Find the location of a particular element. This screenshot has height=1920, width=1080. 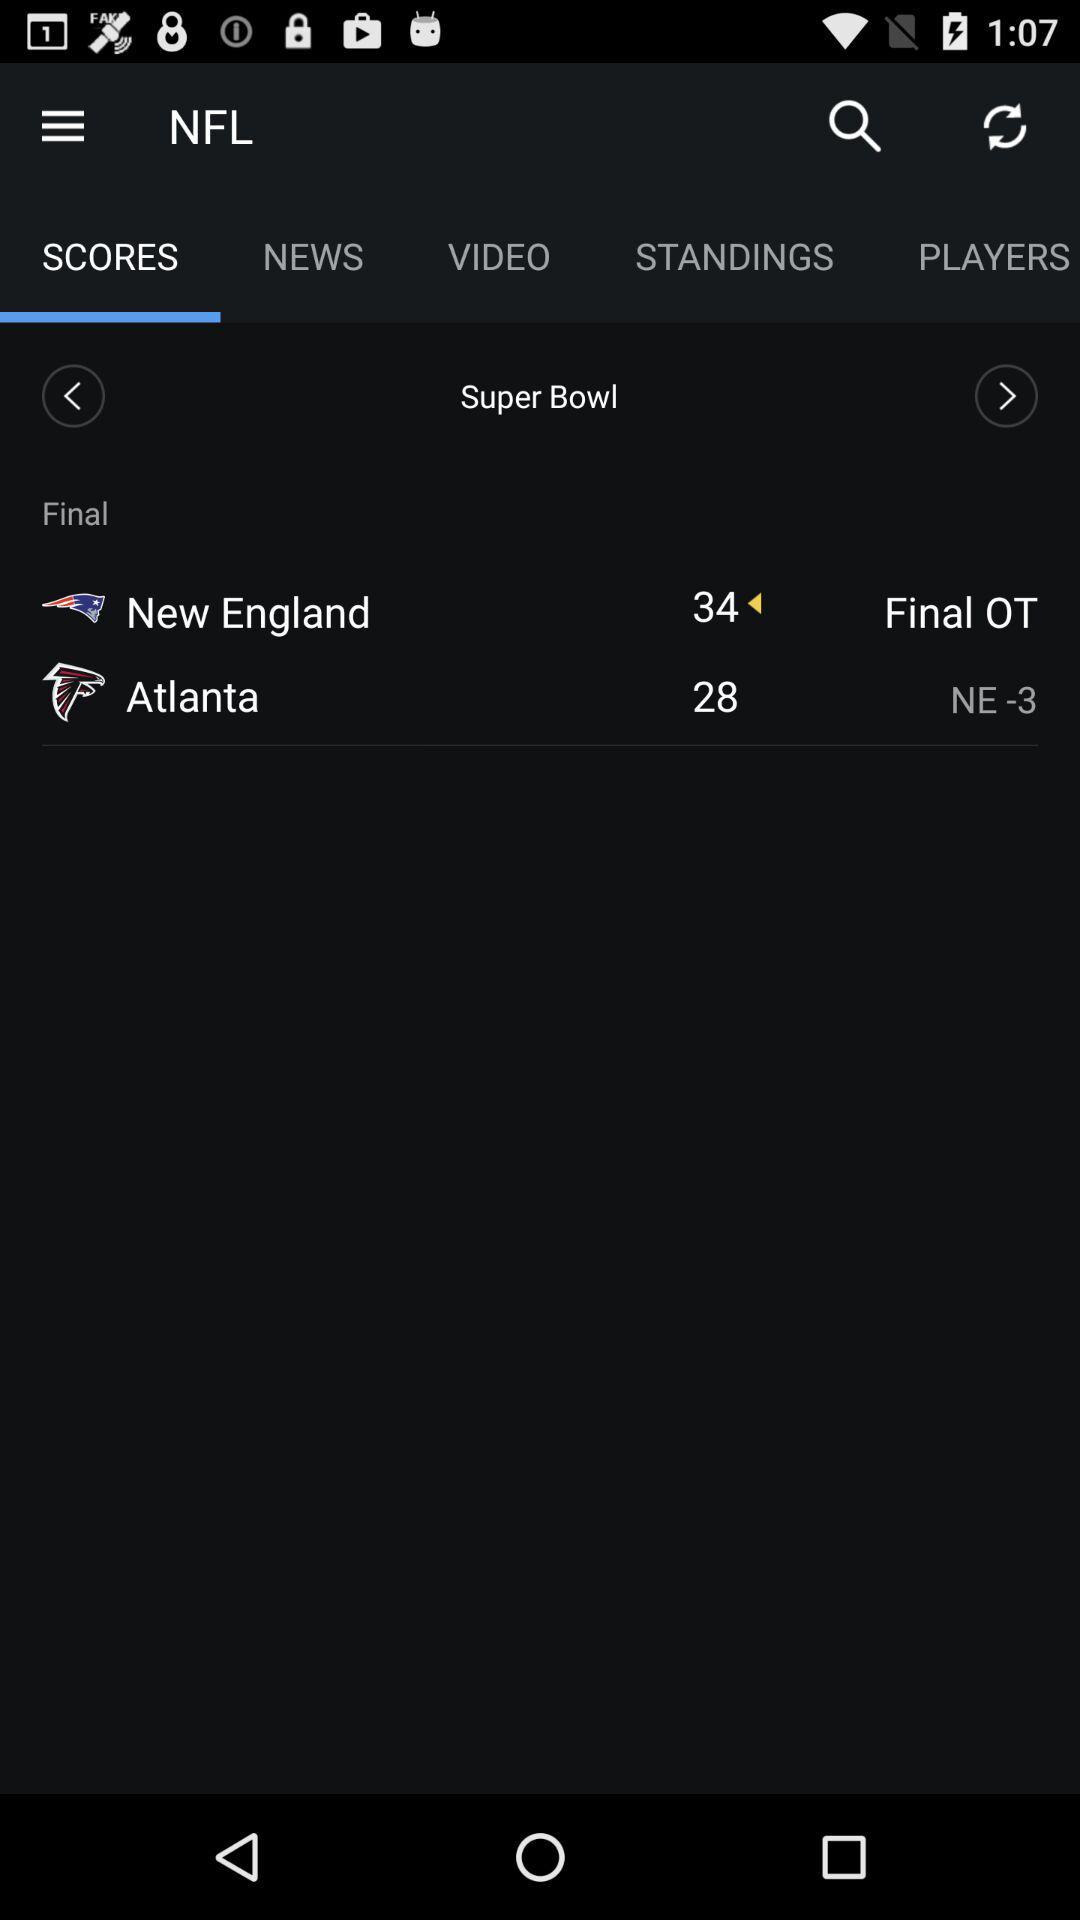

the icon above super bowl is located at coordinates (498, 254).